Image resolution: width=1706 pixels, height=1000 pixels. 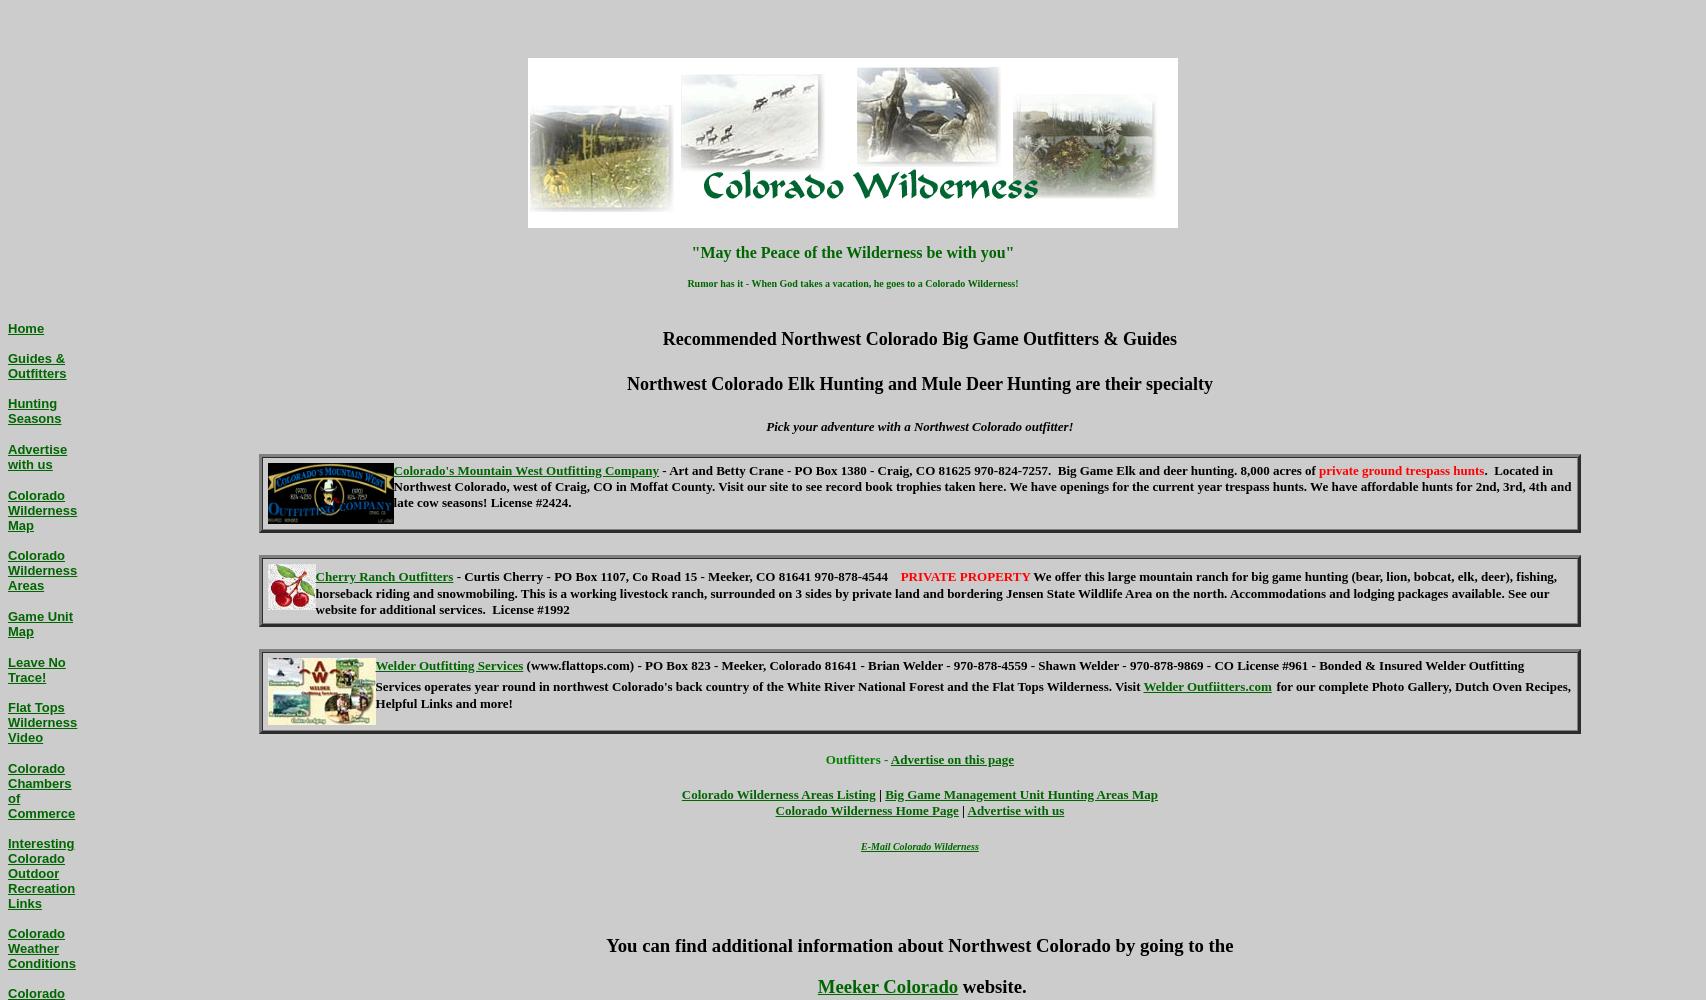 What do you see at coordinates (8, 721) in the screenshot?
I see `'Flat Tops Wilderness Video'` at bounding box center [8, 721].